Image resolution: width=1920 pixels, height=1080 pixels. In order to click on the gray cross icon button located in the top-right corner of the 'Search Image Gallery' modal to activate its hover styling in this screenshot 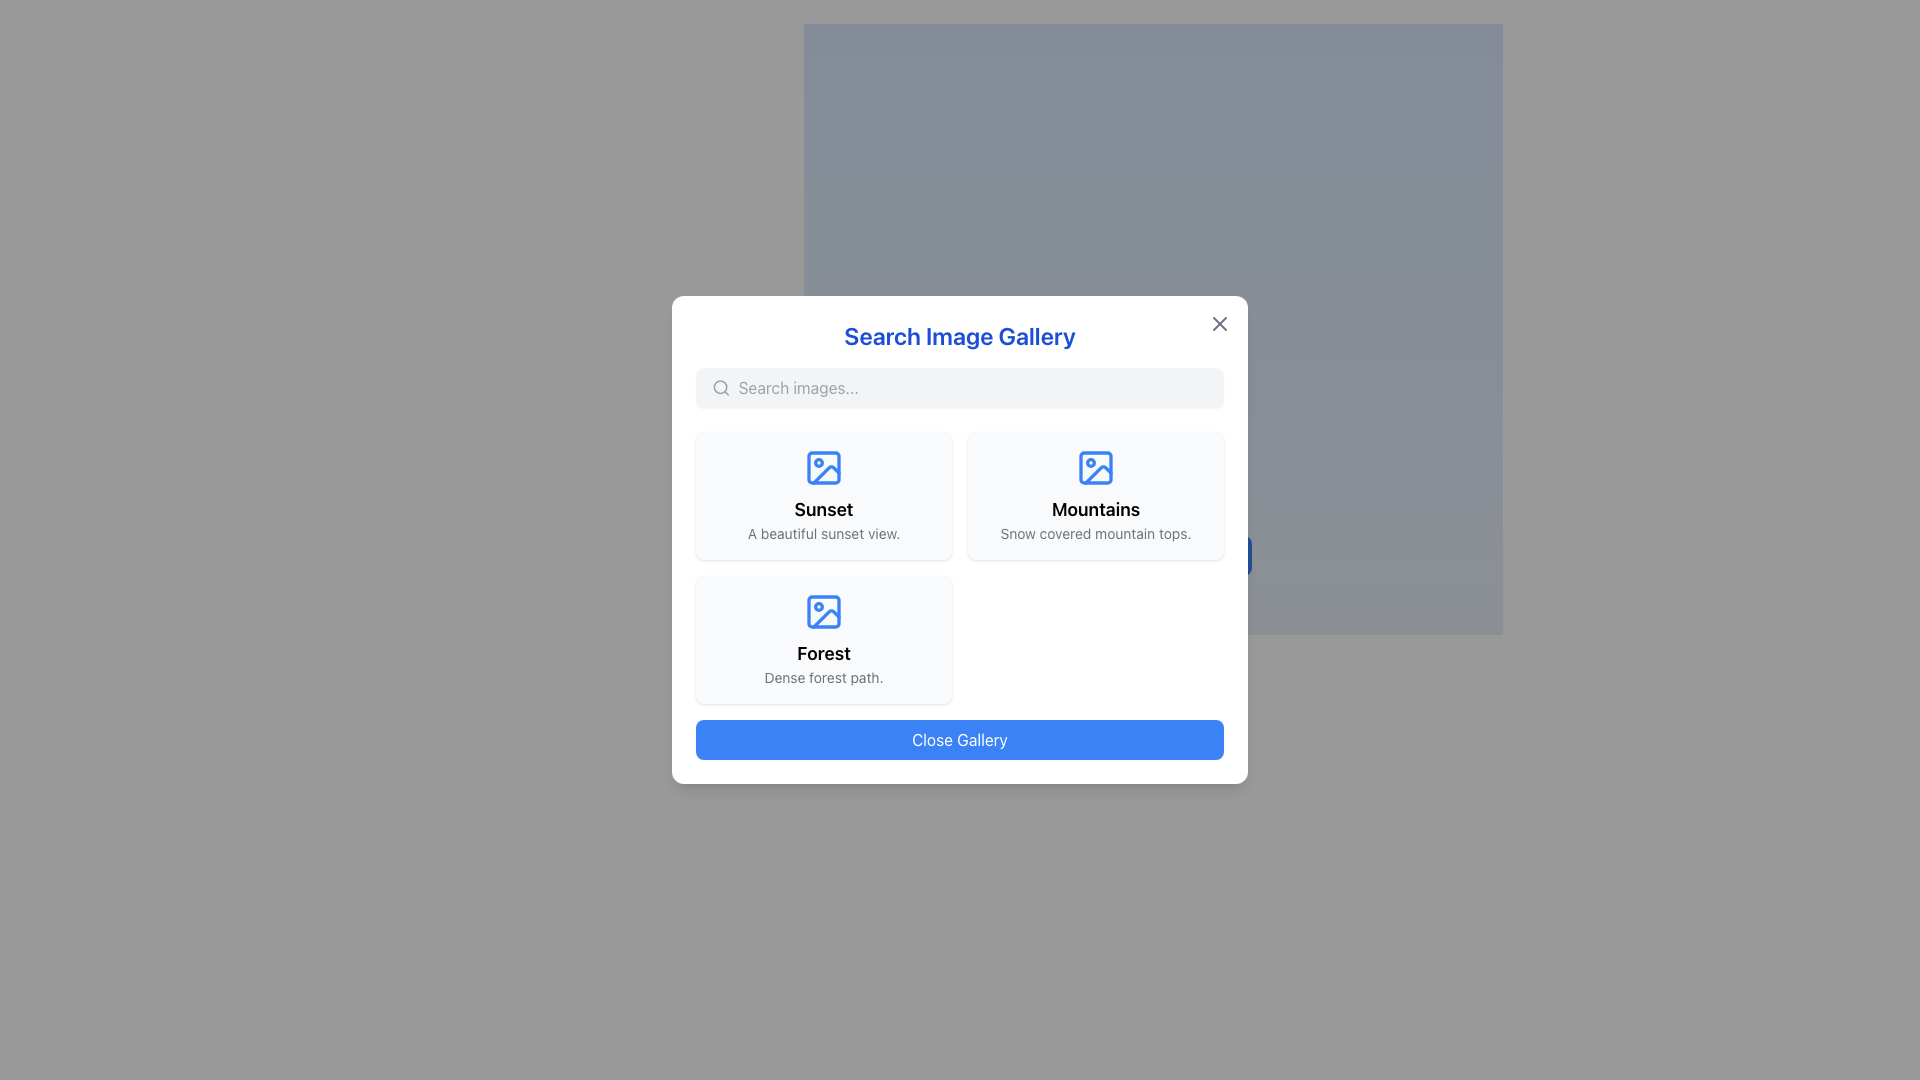, I will do `click(1218, 323)`.